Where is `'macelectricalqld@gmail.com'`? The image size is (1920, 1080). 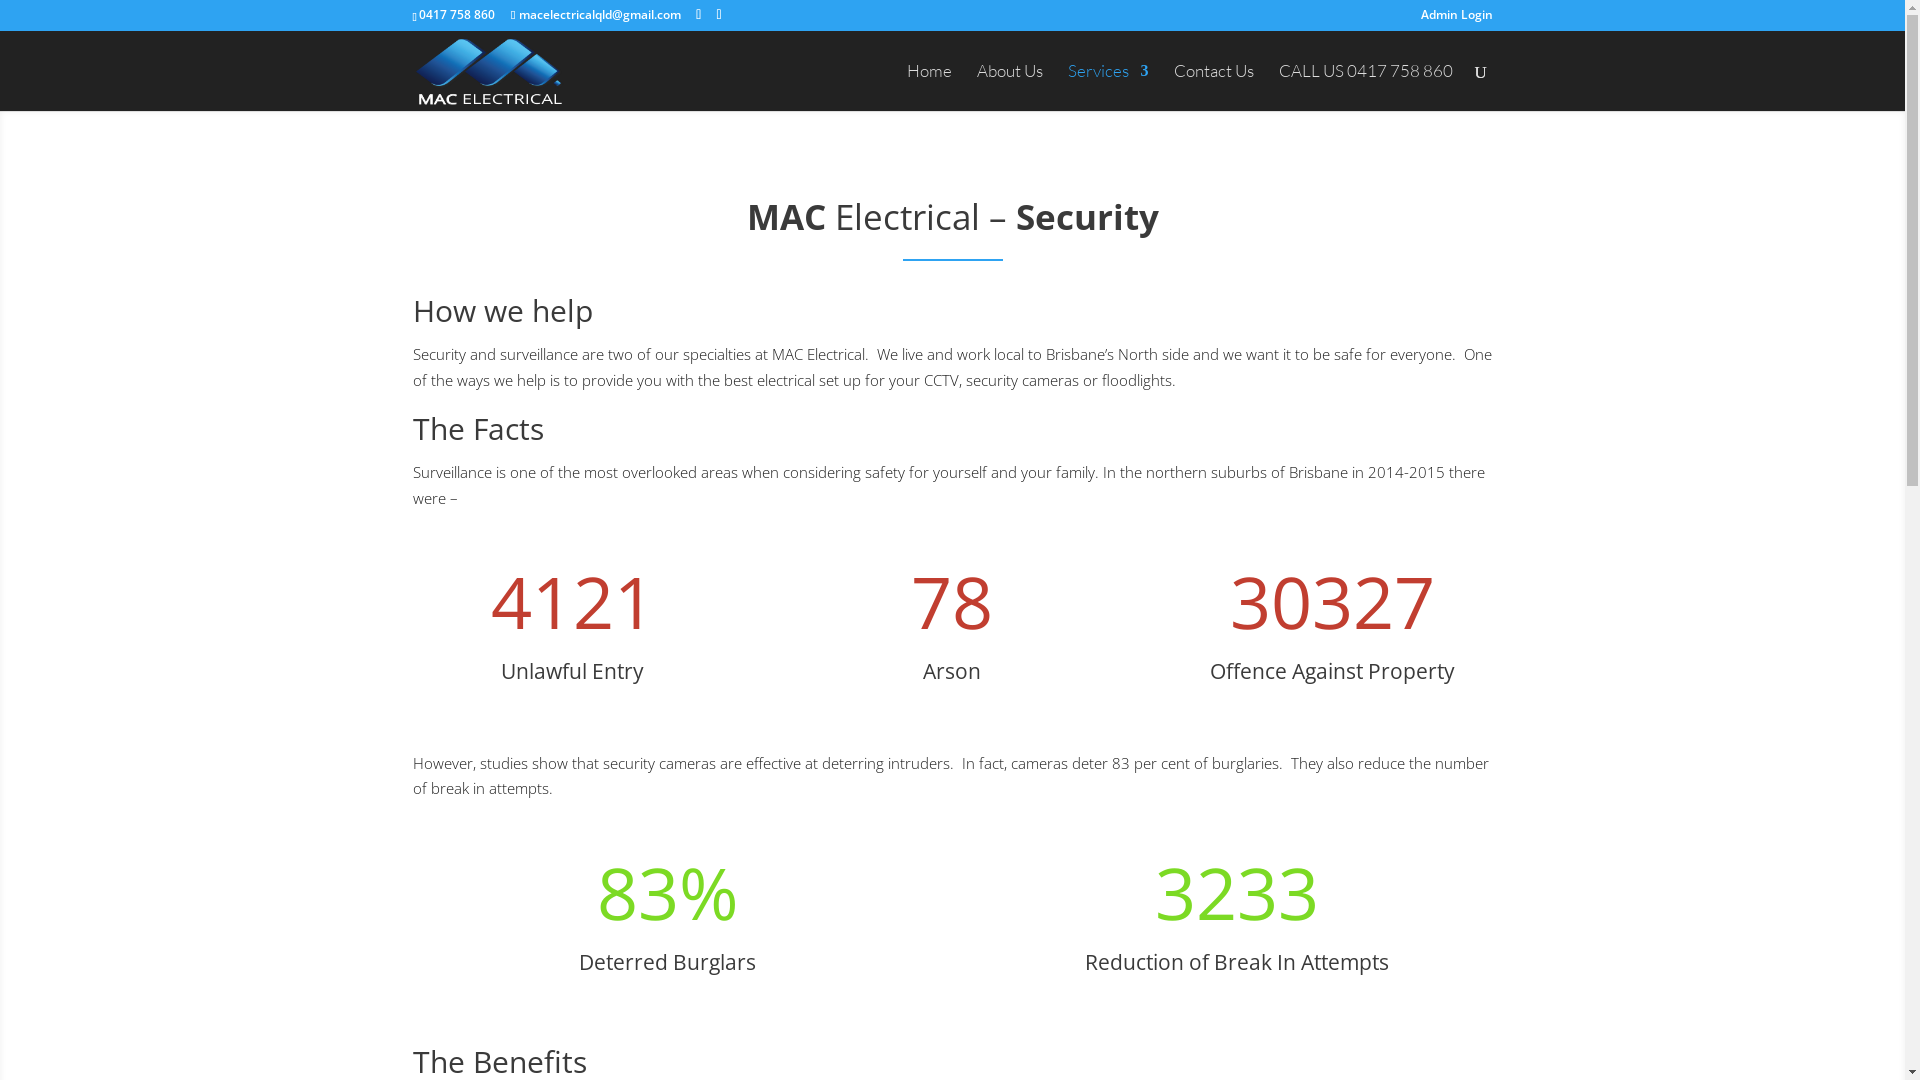
'macelectricalqld@gmail.com' is located at coordinates (594, 14).